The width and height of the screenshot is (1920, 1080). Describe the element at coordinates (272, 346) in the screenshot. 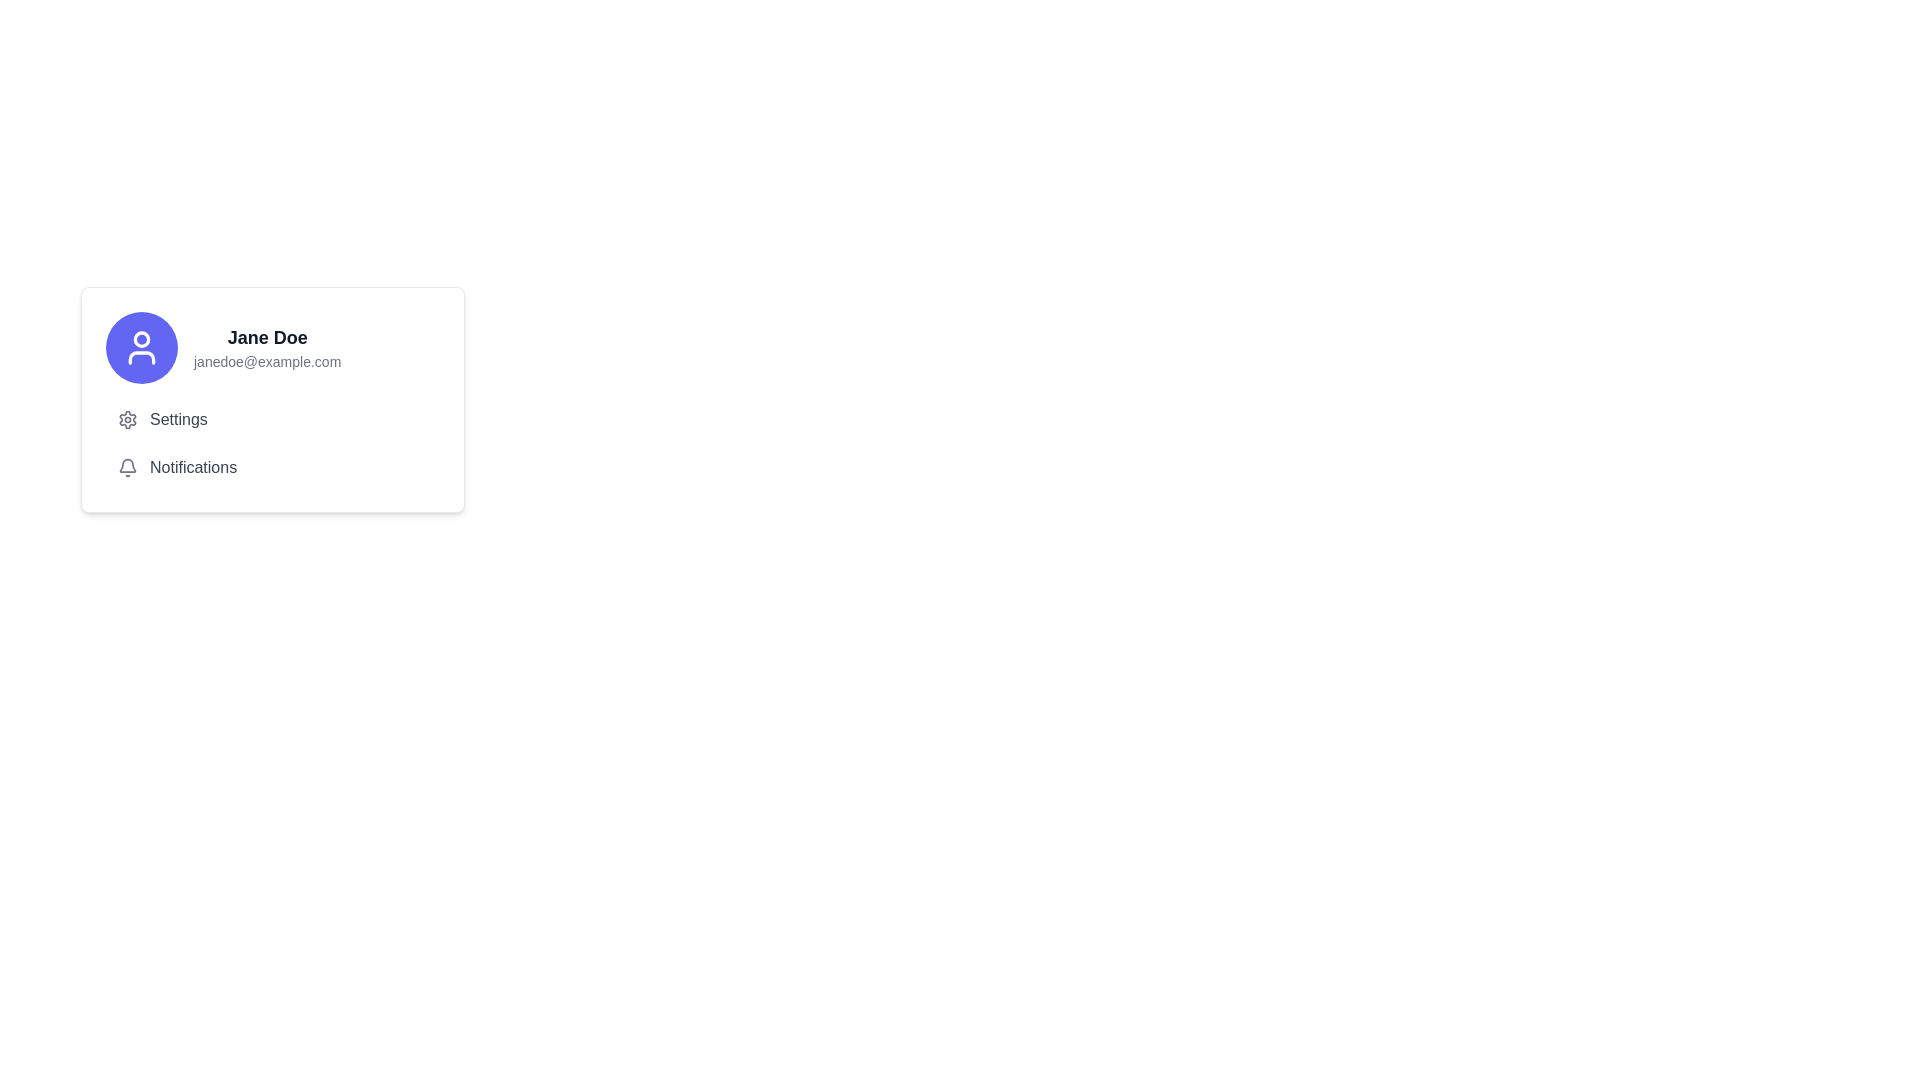

I see `the user profile section displaying 'Jane Doe' and 'janedoe@example.com'` at that location.